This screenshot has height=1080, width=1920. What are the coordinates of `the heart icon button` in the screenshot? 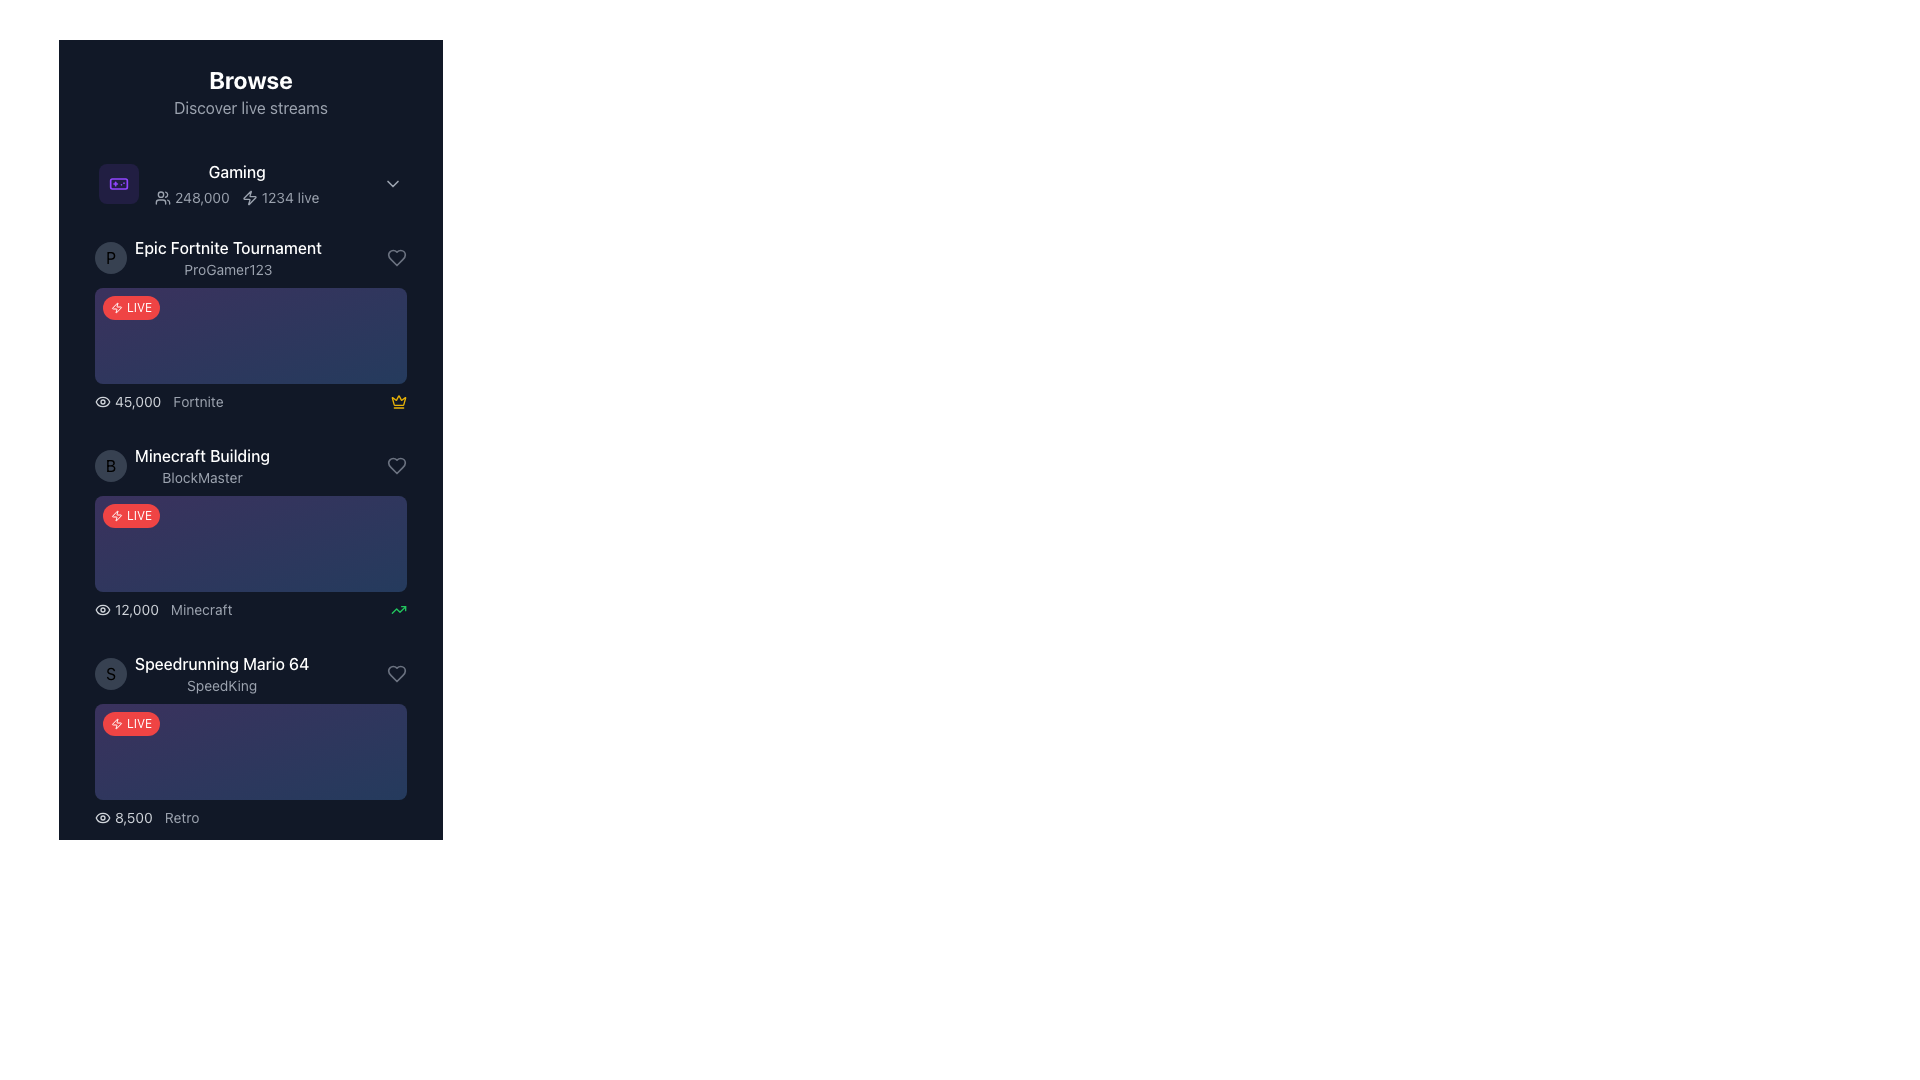 It's located at (397, 466).